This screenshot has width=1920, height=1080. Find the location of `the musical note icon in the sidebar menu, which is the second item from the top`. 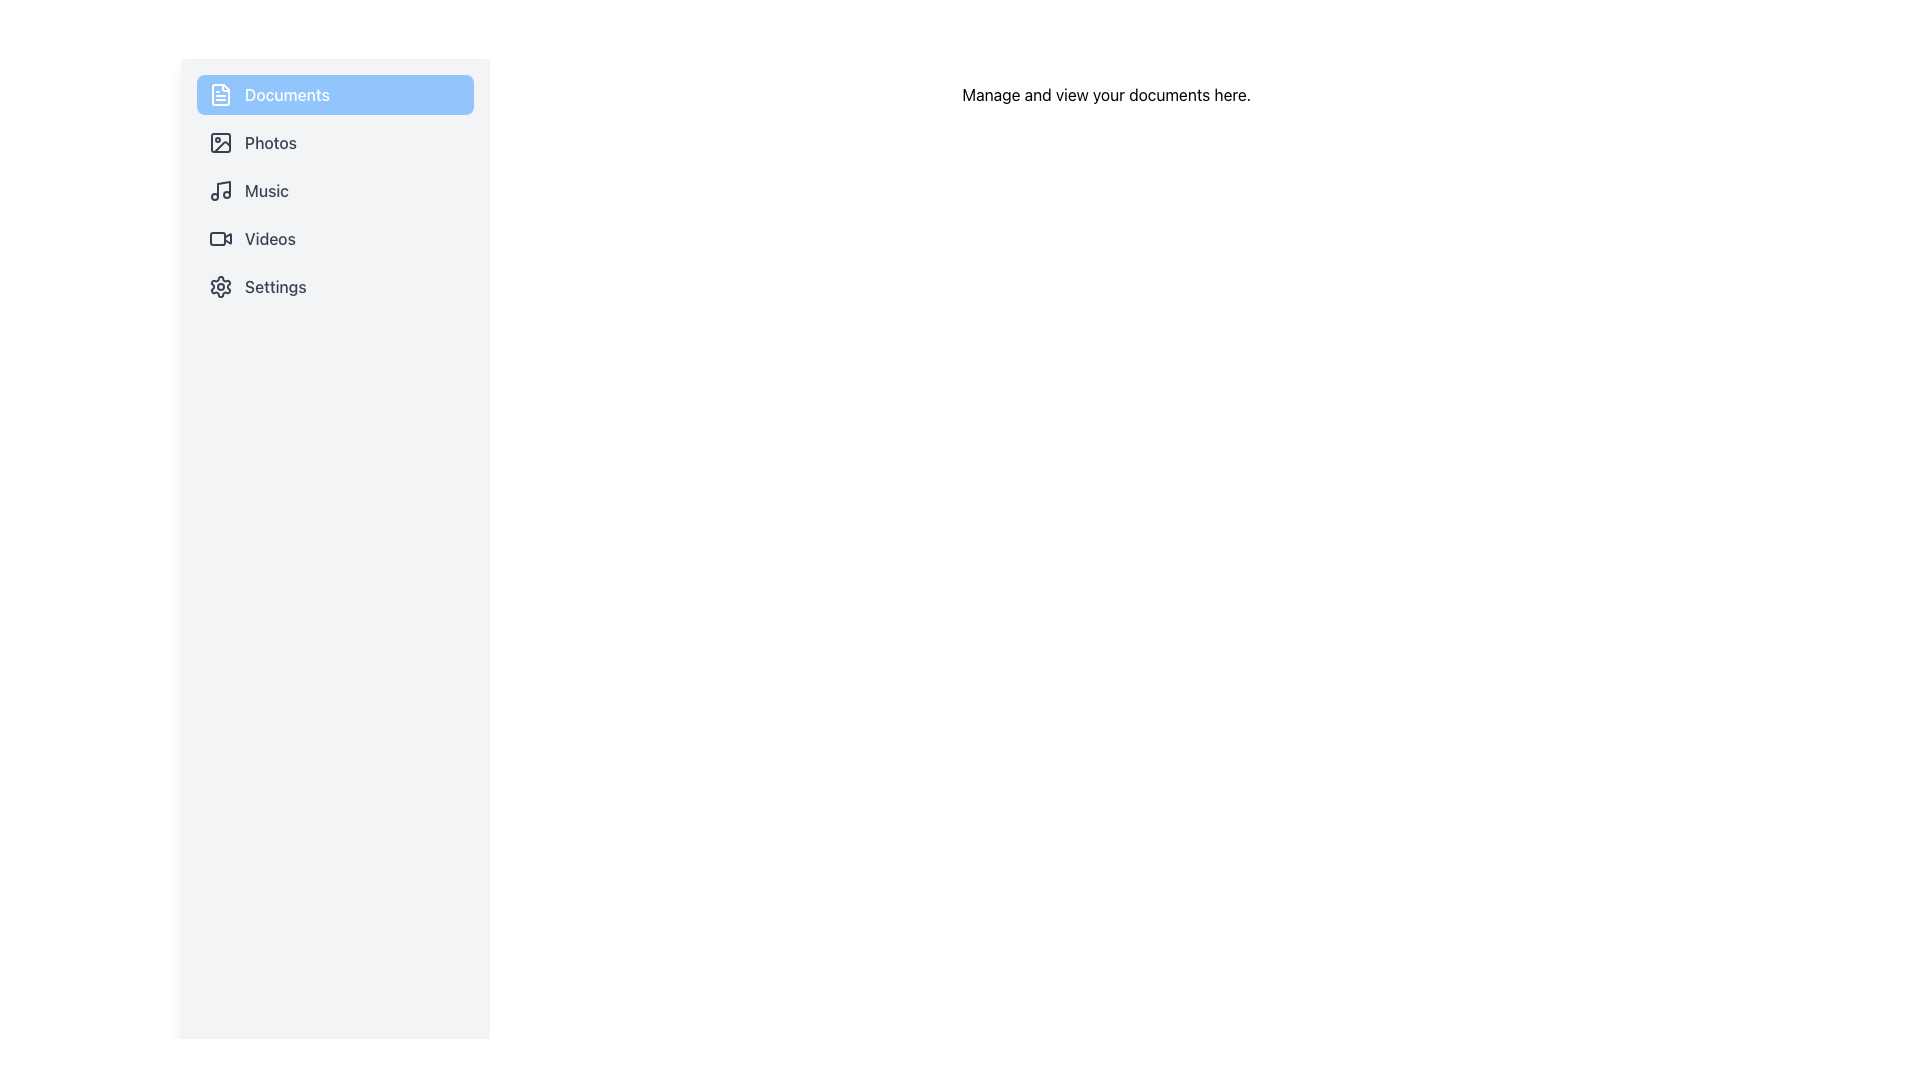

the musical note icon in the sidebar menu, which is the second item from the top is located at coordinates (224, 189).